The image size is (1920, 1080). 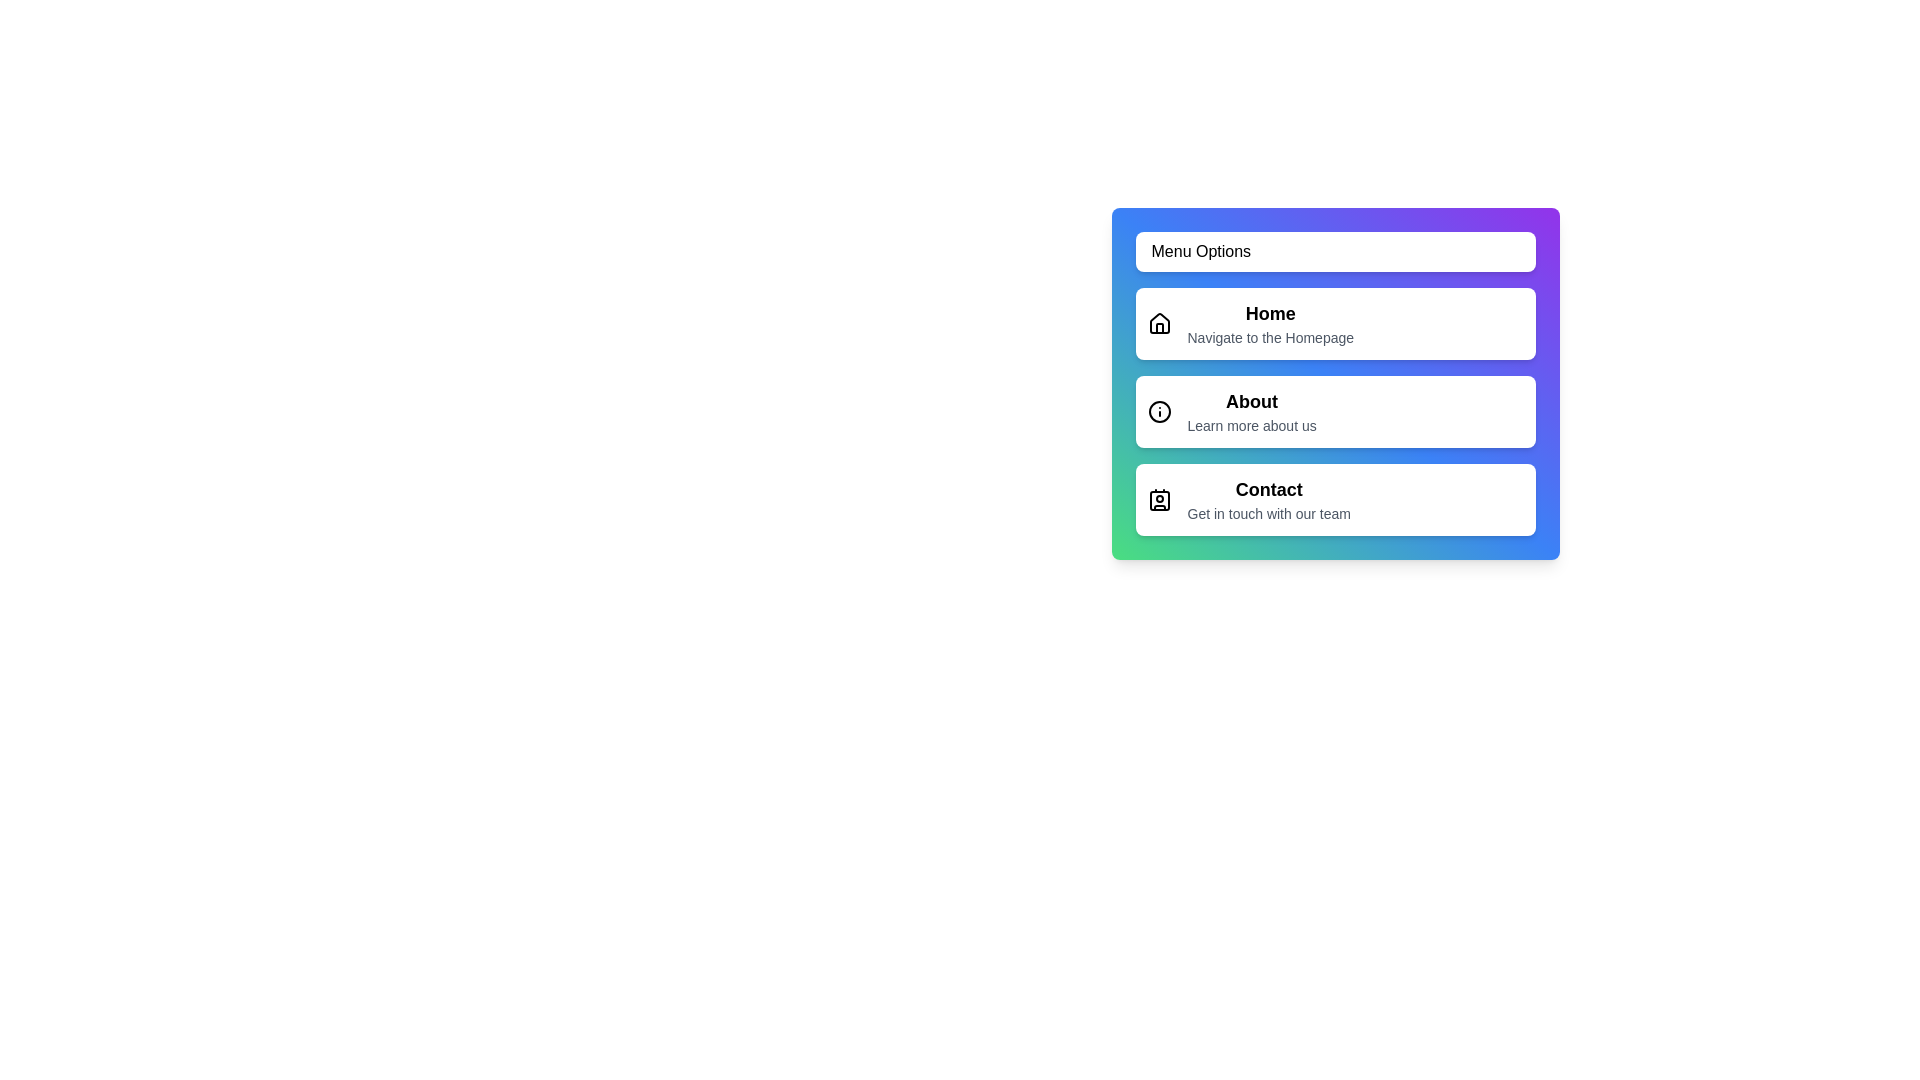 I want to click on the text description of the menu item labeled Home, so click(x=1269, y=337).